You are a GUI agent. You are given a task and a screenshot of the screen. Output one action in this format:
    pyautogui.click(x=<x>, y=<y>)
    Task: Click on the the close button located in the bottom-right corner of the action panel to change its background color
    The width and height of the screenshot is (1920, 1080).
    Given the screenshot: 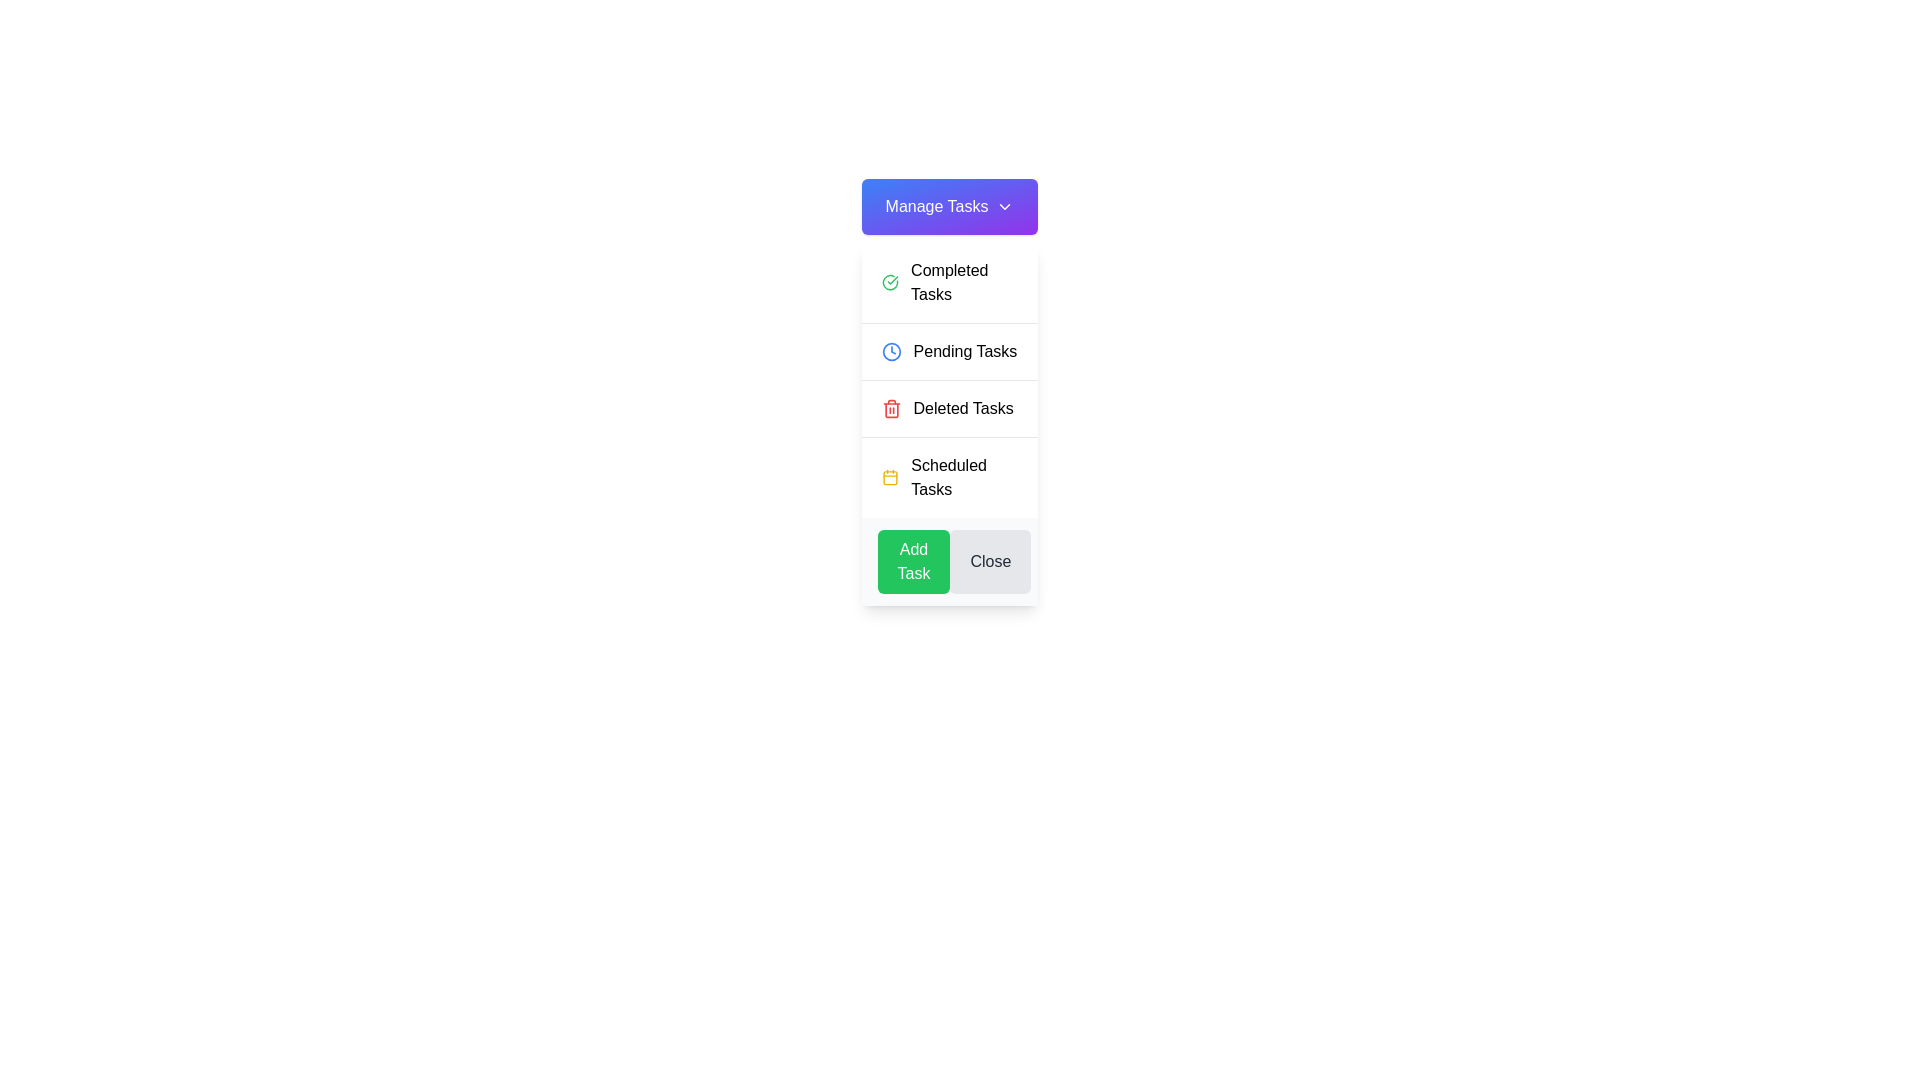 What is the action you would take?
    pyautogui.click(x=990, y=562)
    